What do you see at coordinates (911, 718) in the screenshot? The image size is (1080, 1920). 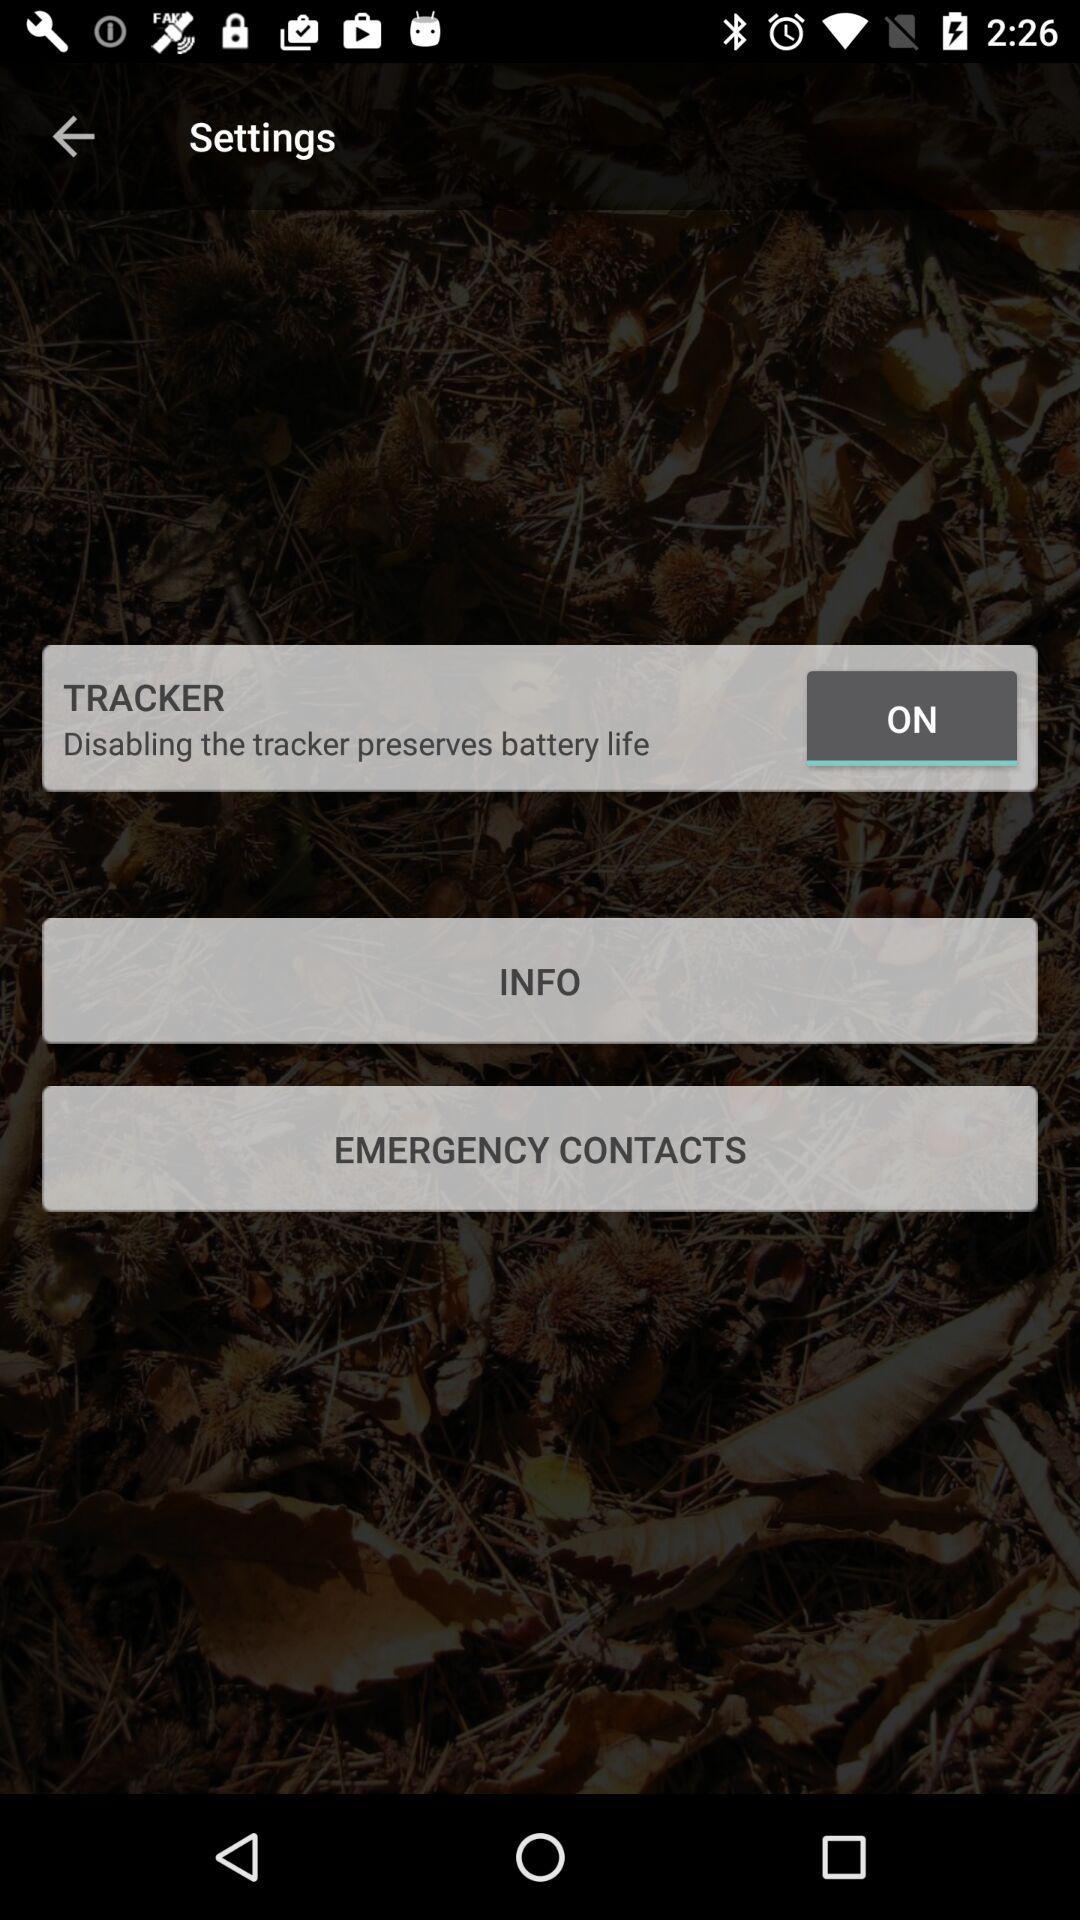 I see `the item above the info icon` at bounding box center [911, 718].